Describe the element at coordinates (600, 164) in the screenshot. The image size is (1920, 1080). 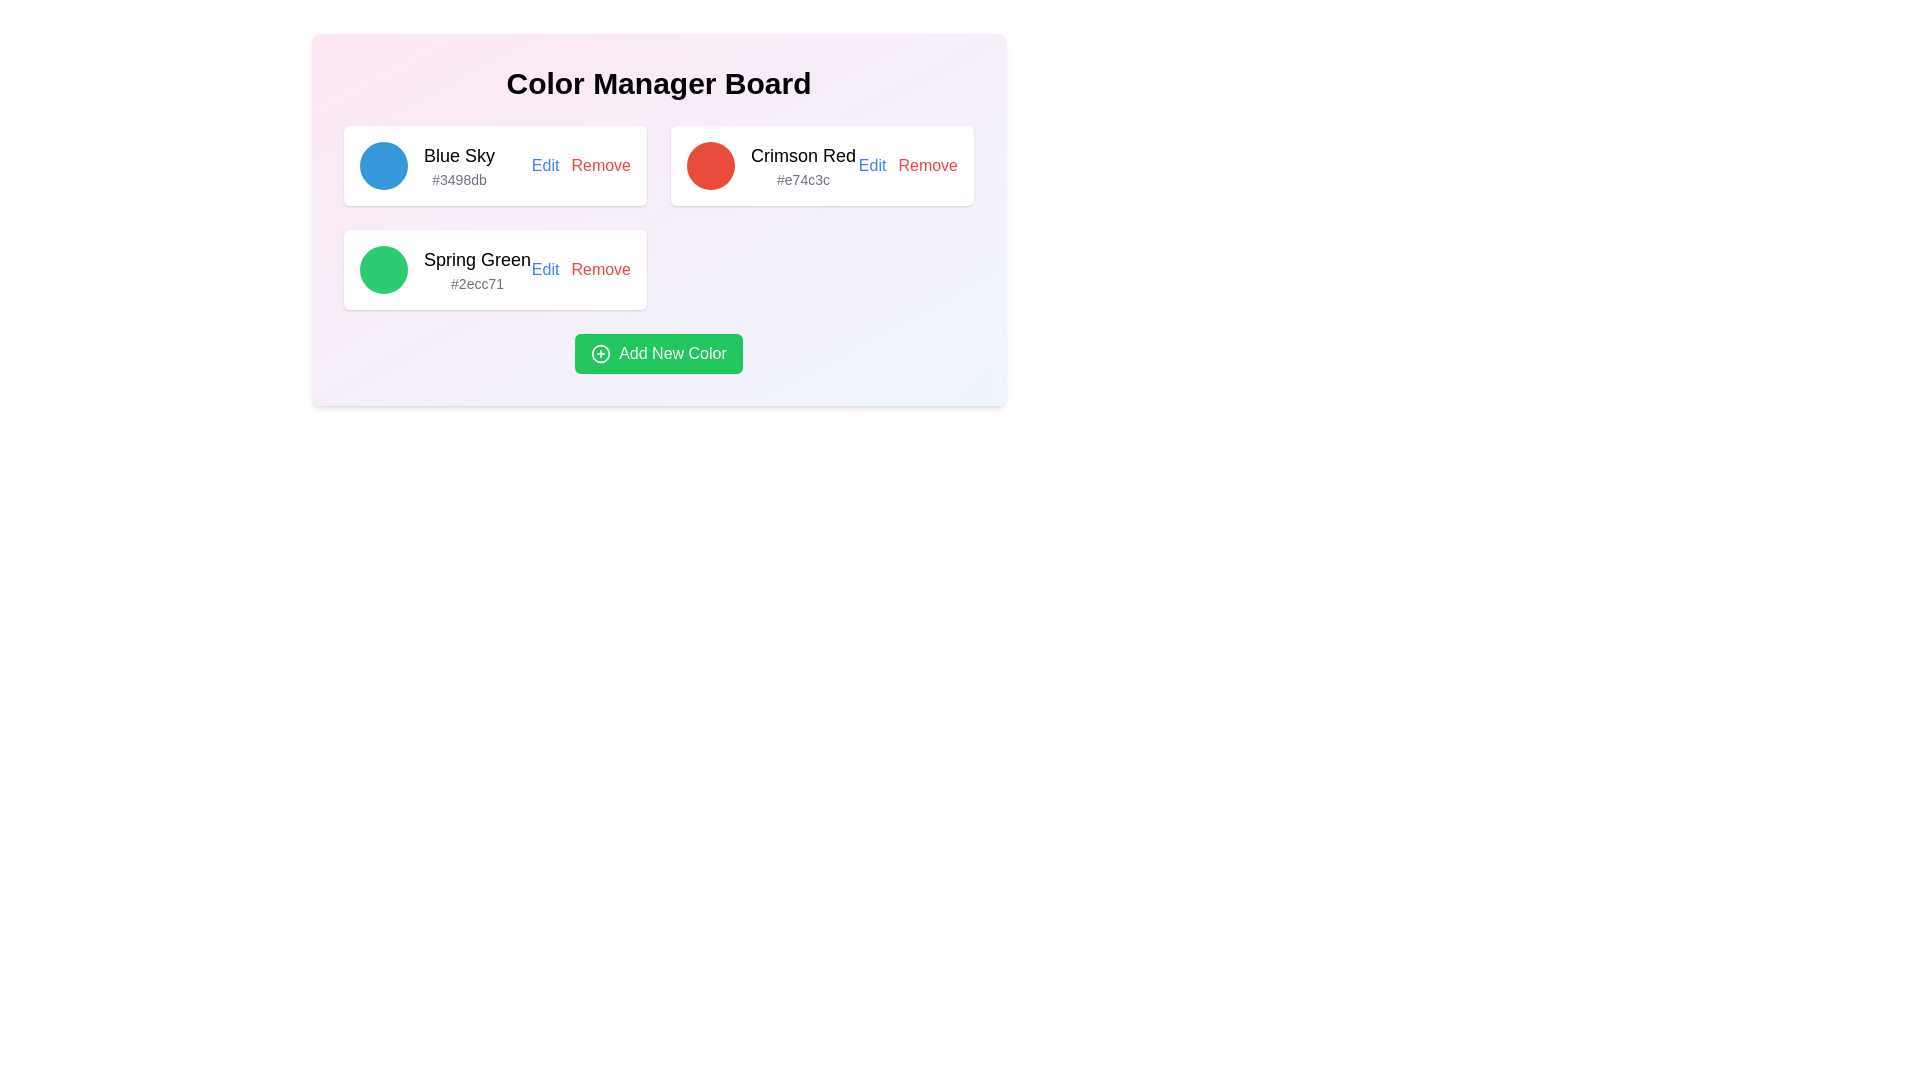
I see `the red text link labeled 'Remove'` at that location.